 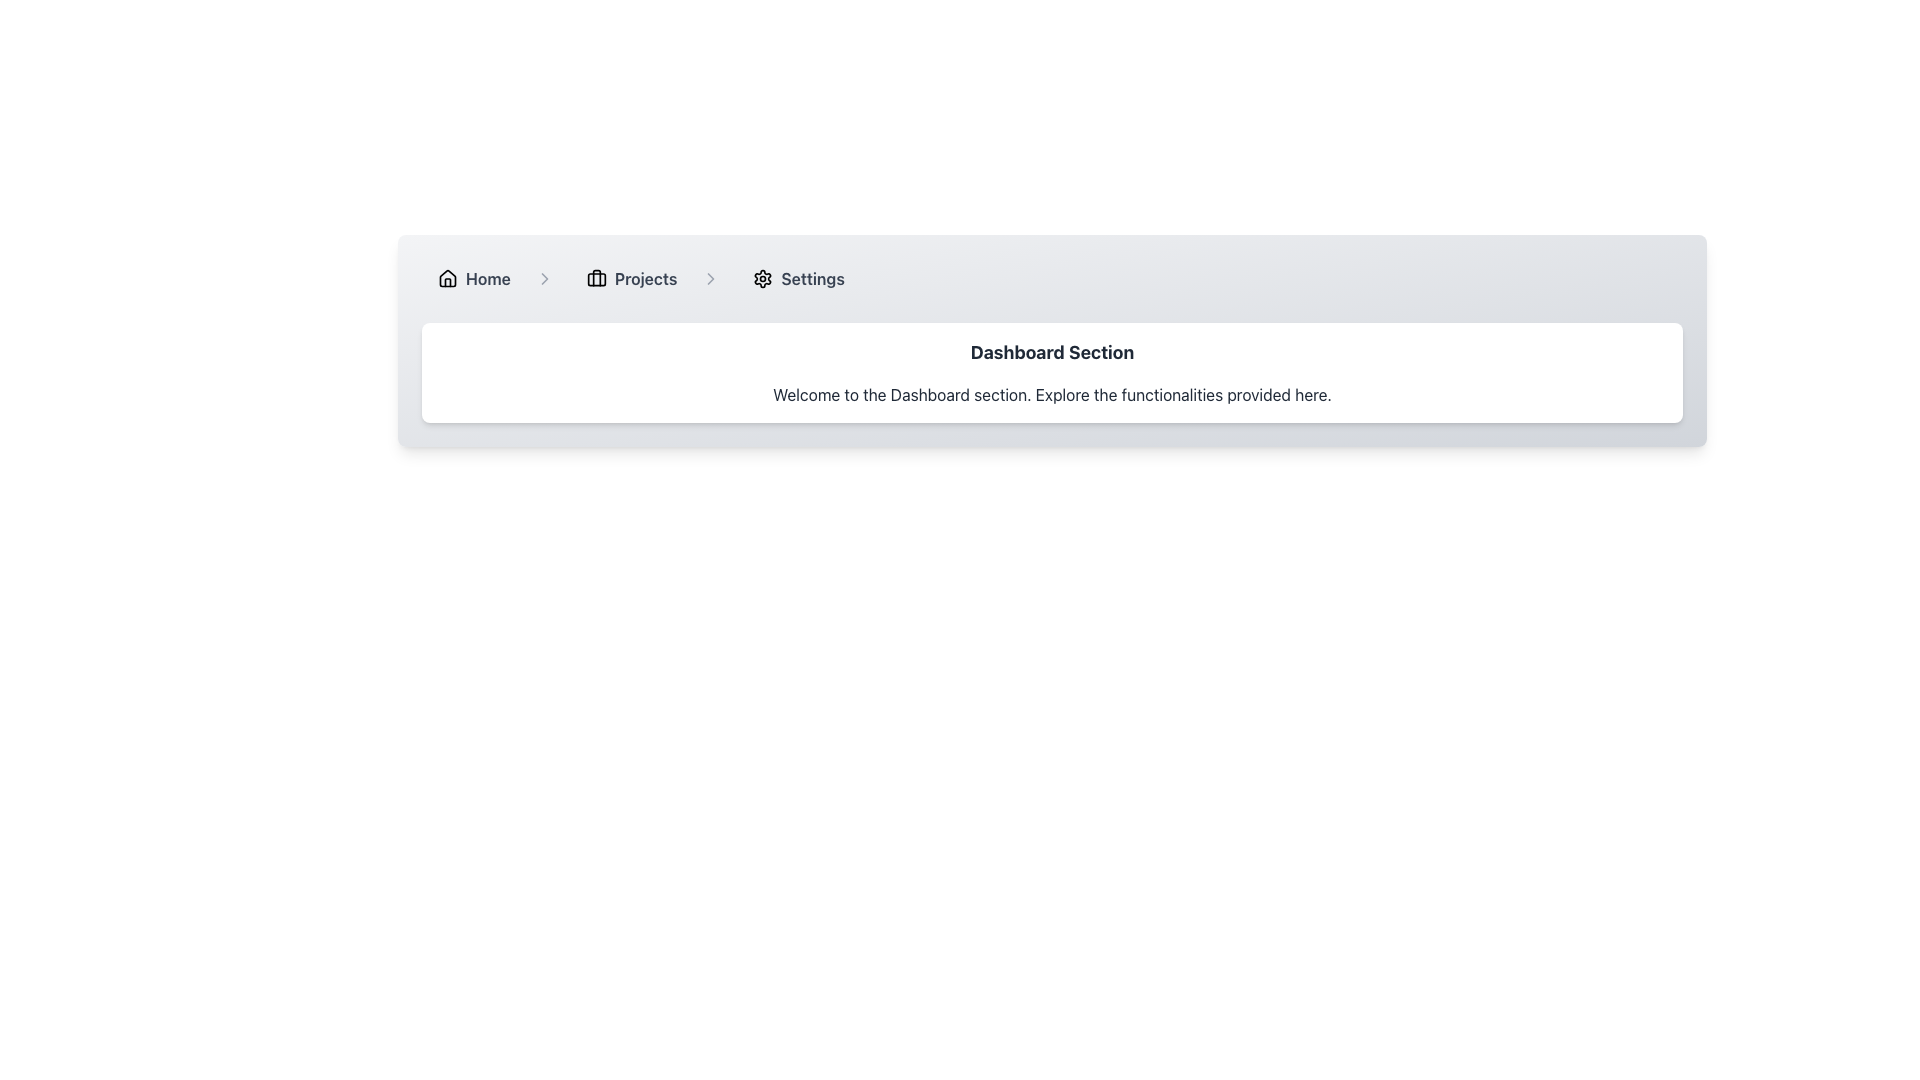 What do you see at coordinates (646, 278) in the screenshot?
I see `the 'Projects' text label in the navigation bar, which is bold and gray, located between the briefcase icon and other navigation links` at bounding box center [646, 278].